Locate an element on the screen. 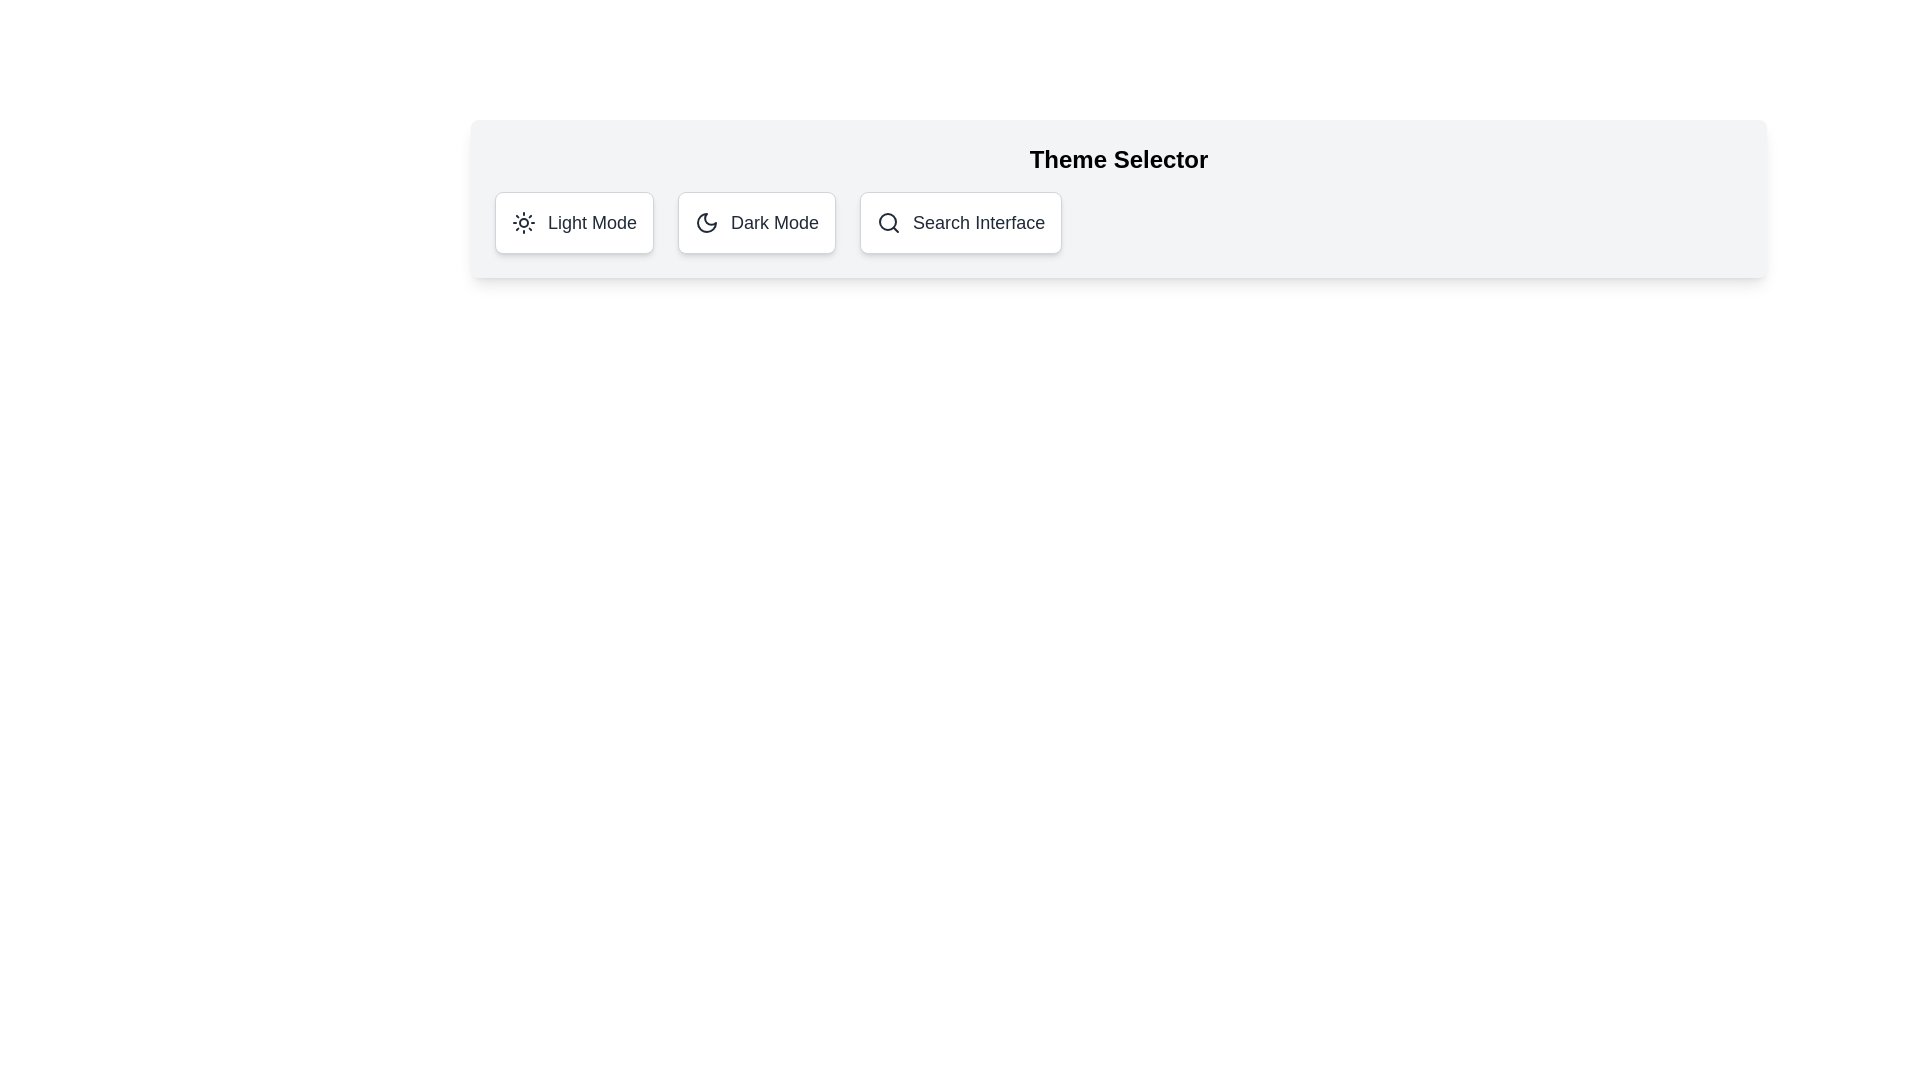  the theme button corresponding to Light Mode is located at coordinates (573, 223).